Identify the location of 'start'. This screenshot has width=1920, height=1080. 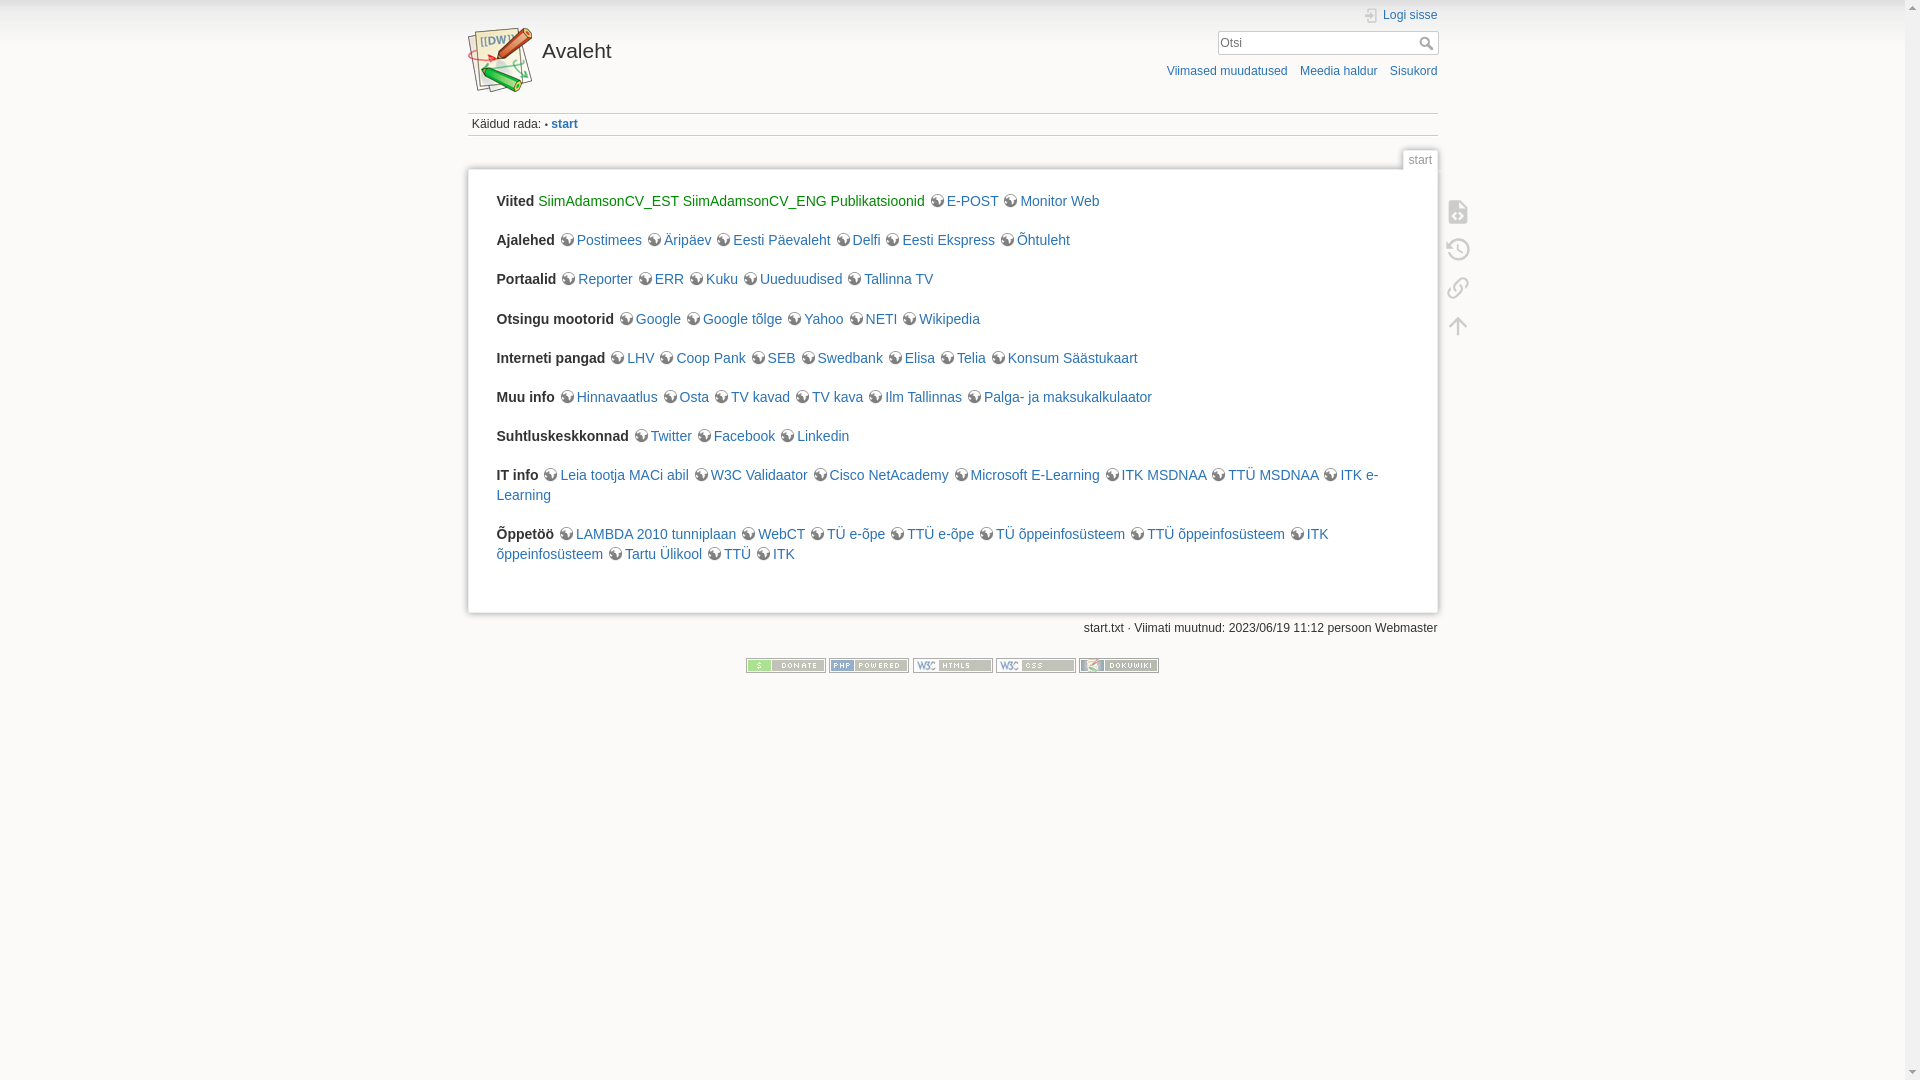
(563, 123).